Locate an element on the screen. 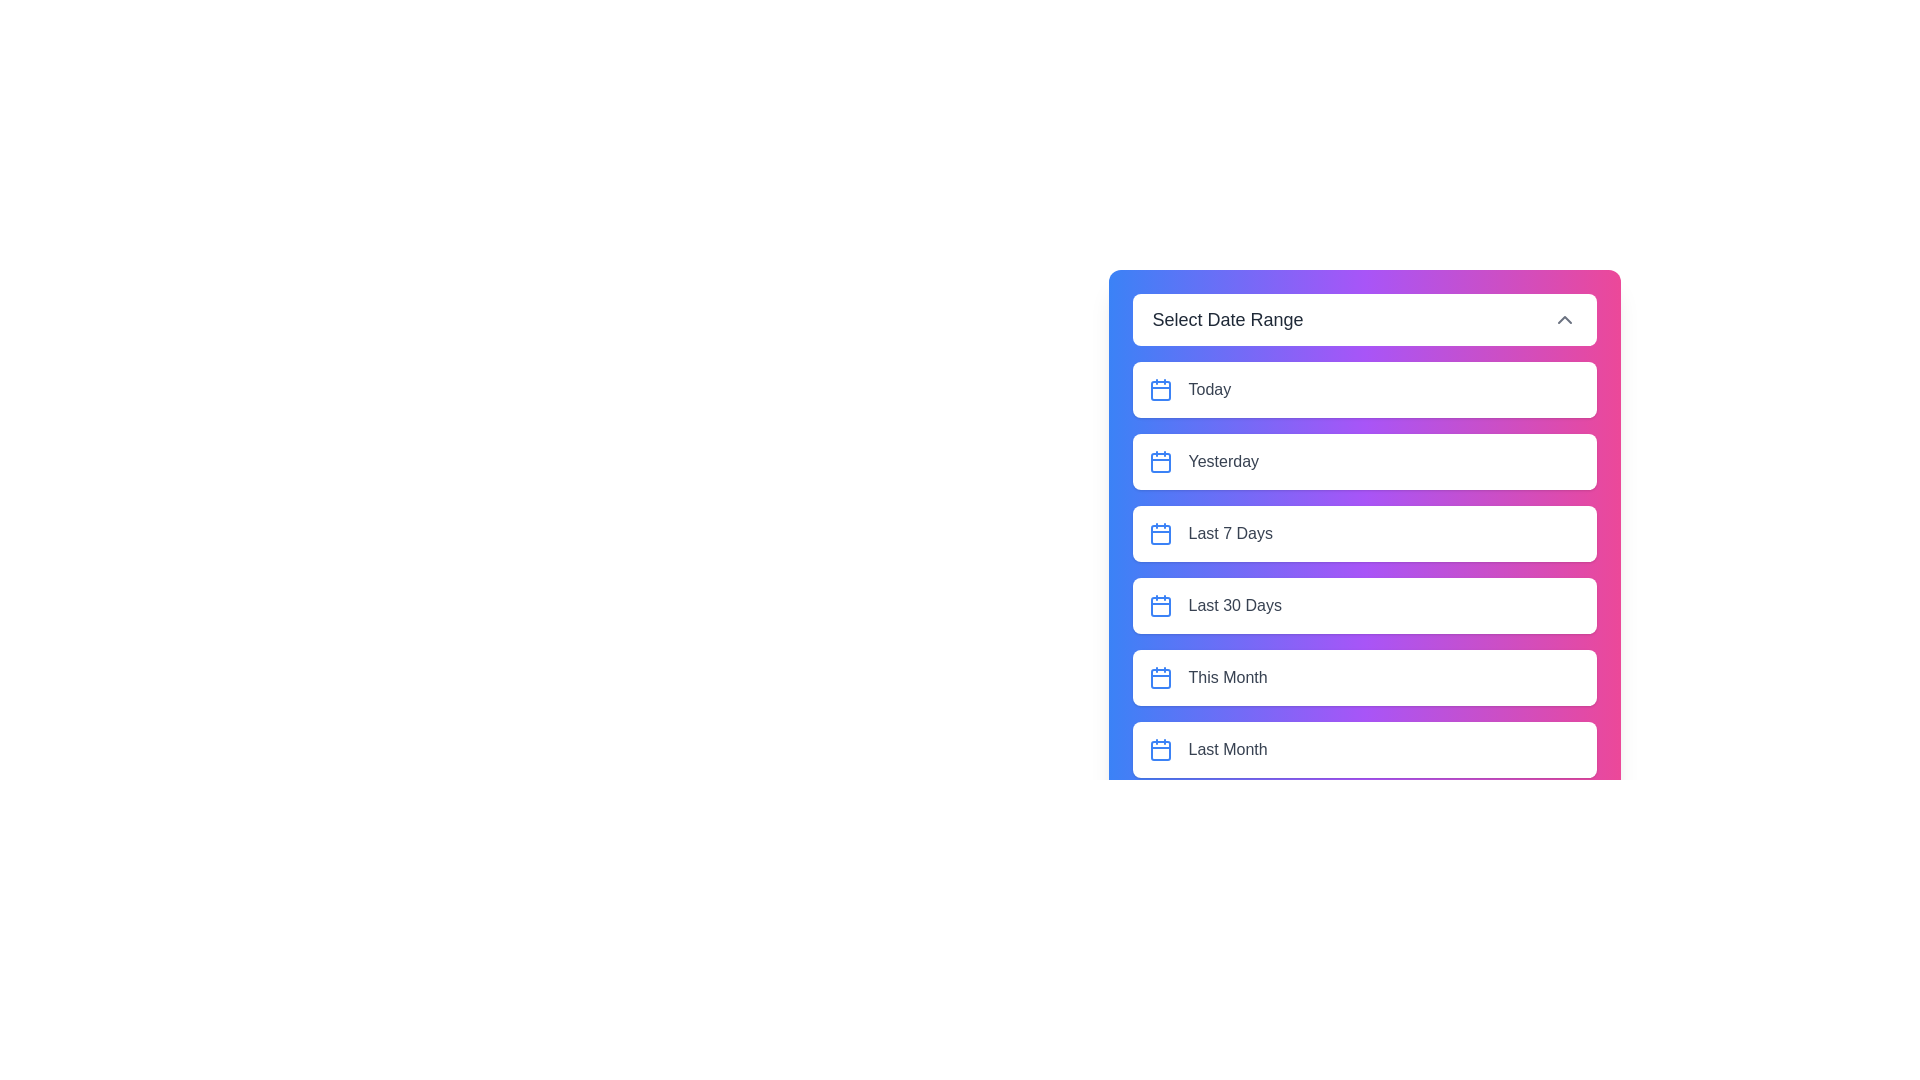  the date range option Yesterday from the list is located at coordinates (1363, 462).